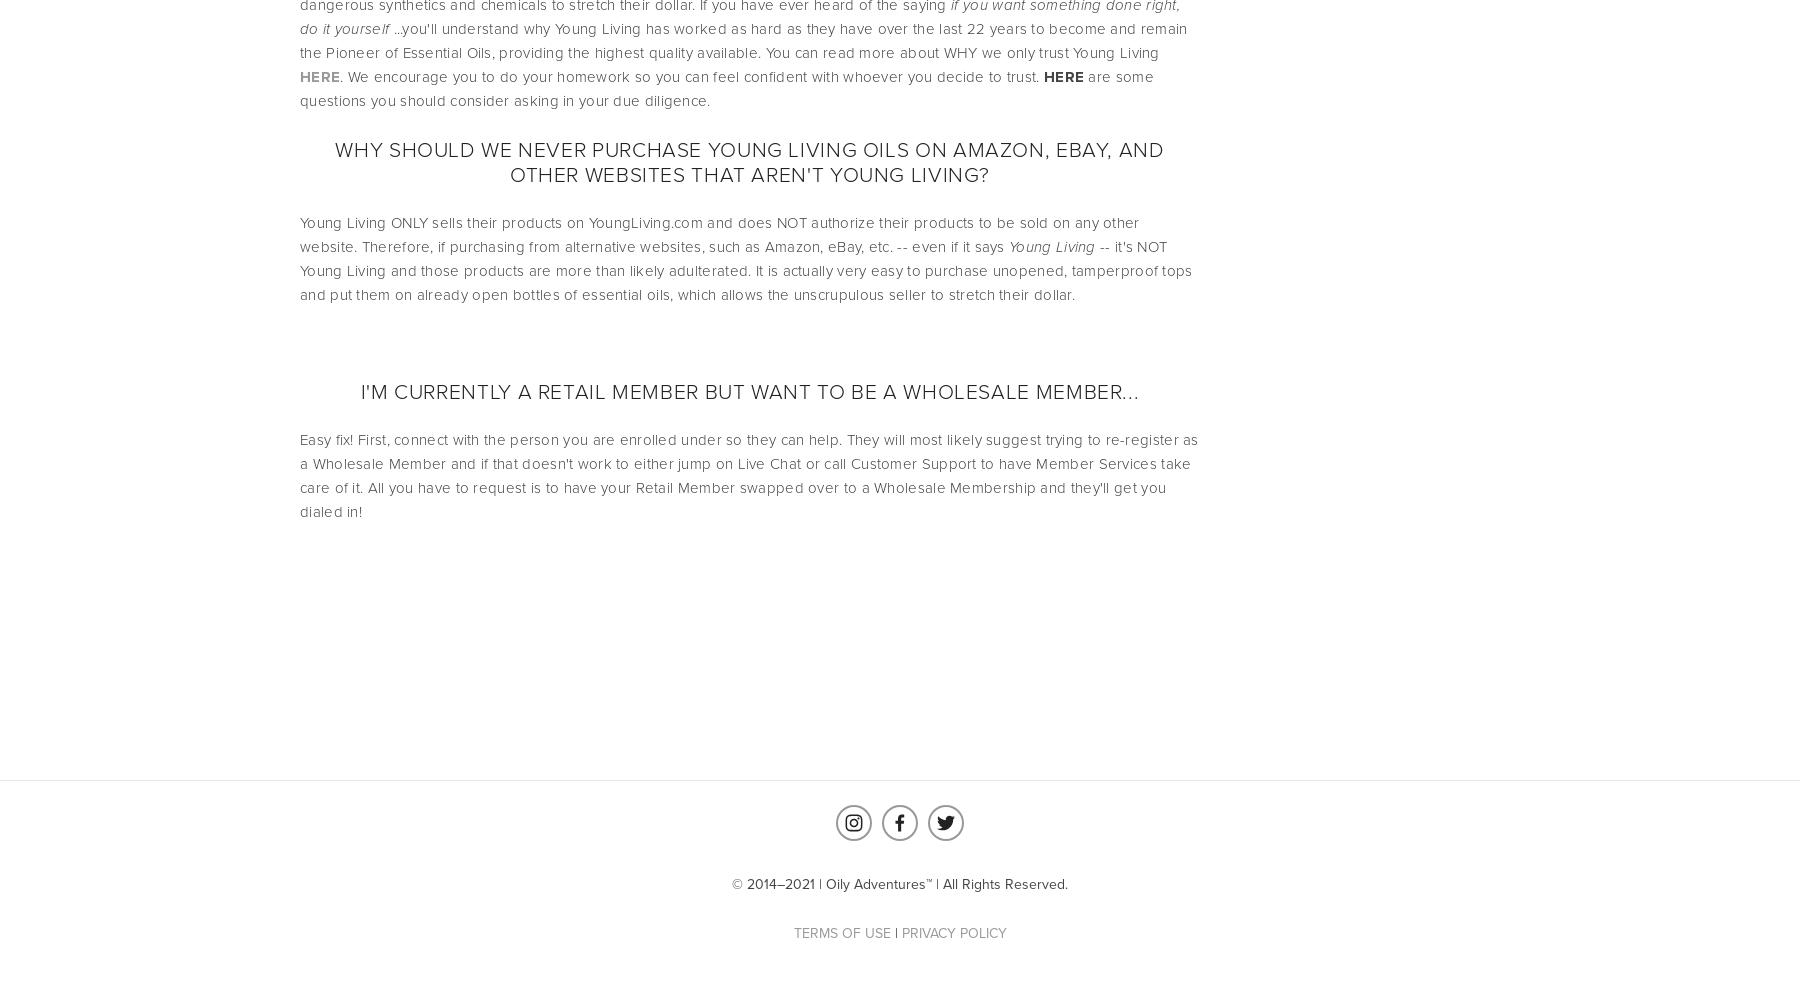 Image resolution: width=1800 pixels, height=983 pixels. Describe the element at coordinates (751, 160) in the screenshot. I see `'WHY SHOULD WE NEVER PURCHASE YOUNG LIVING OILS ON AMAZON, EBAY, AND OTHER WEBSITES THAT AREN'T YOUNG LIVING?'` at that location.